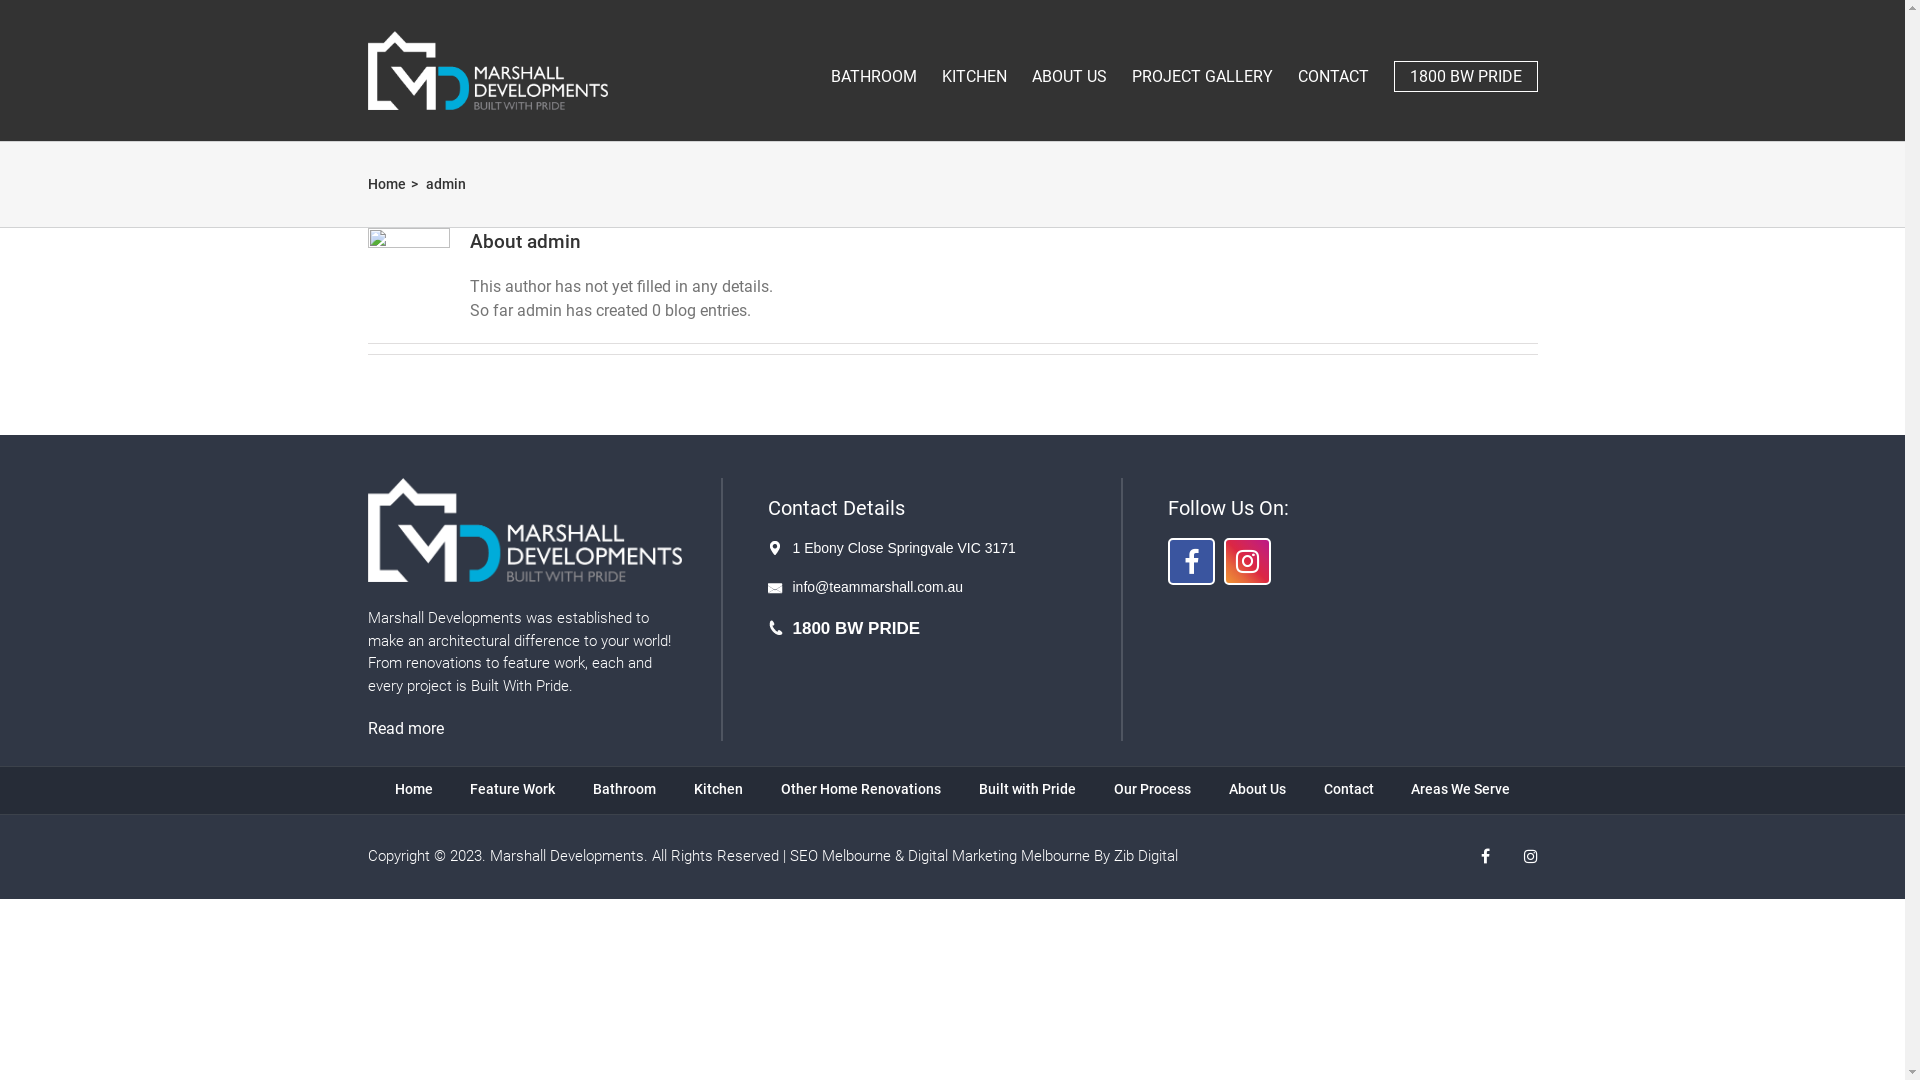  I want to click on 'BATHROOM', so click(830, 64).